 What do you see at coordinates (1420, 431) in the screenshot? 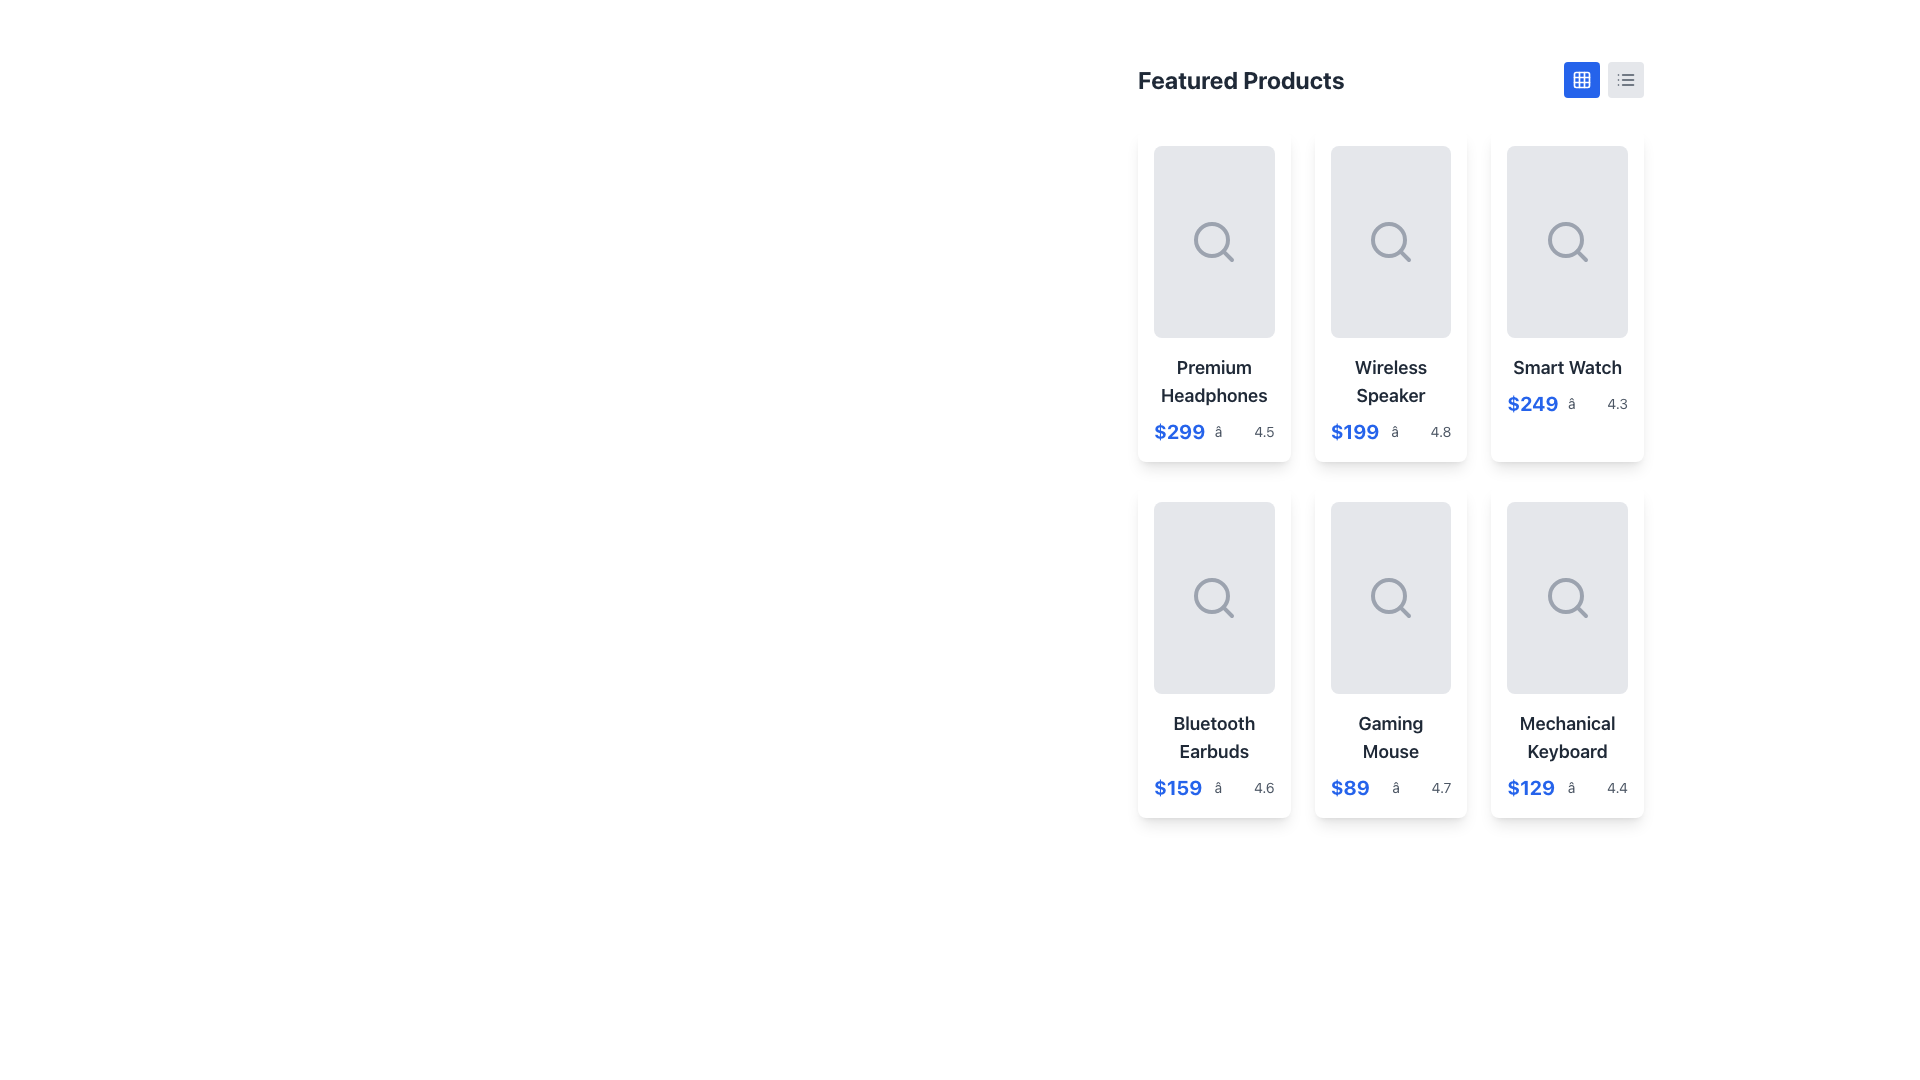
I see `the text label with an icon that conveys the rating information of the 'Wireless Speaker' product, located directly under the price in the second column of the top row of the product grid` at bounding box center [1420, 431].